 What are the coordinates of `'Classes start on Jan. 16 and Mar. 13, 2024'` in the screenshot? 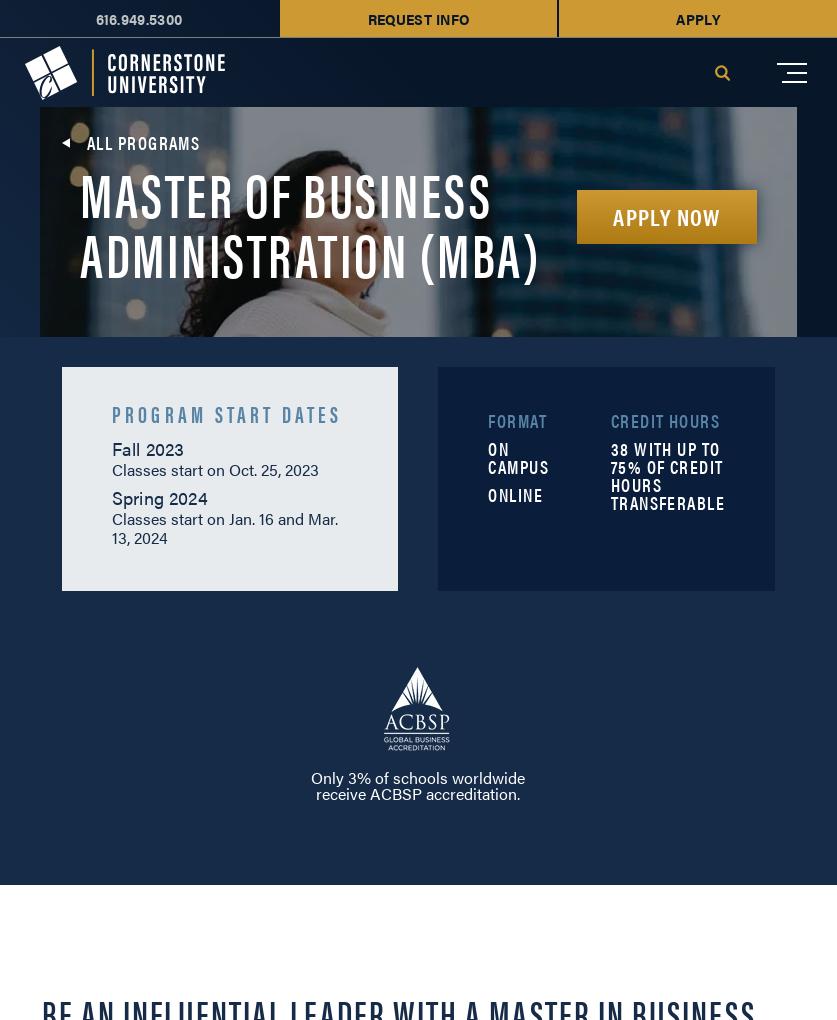 It's located at (222, 526).